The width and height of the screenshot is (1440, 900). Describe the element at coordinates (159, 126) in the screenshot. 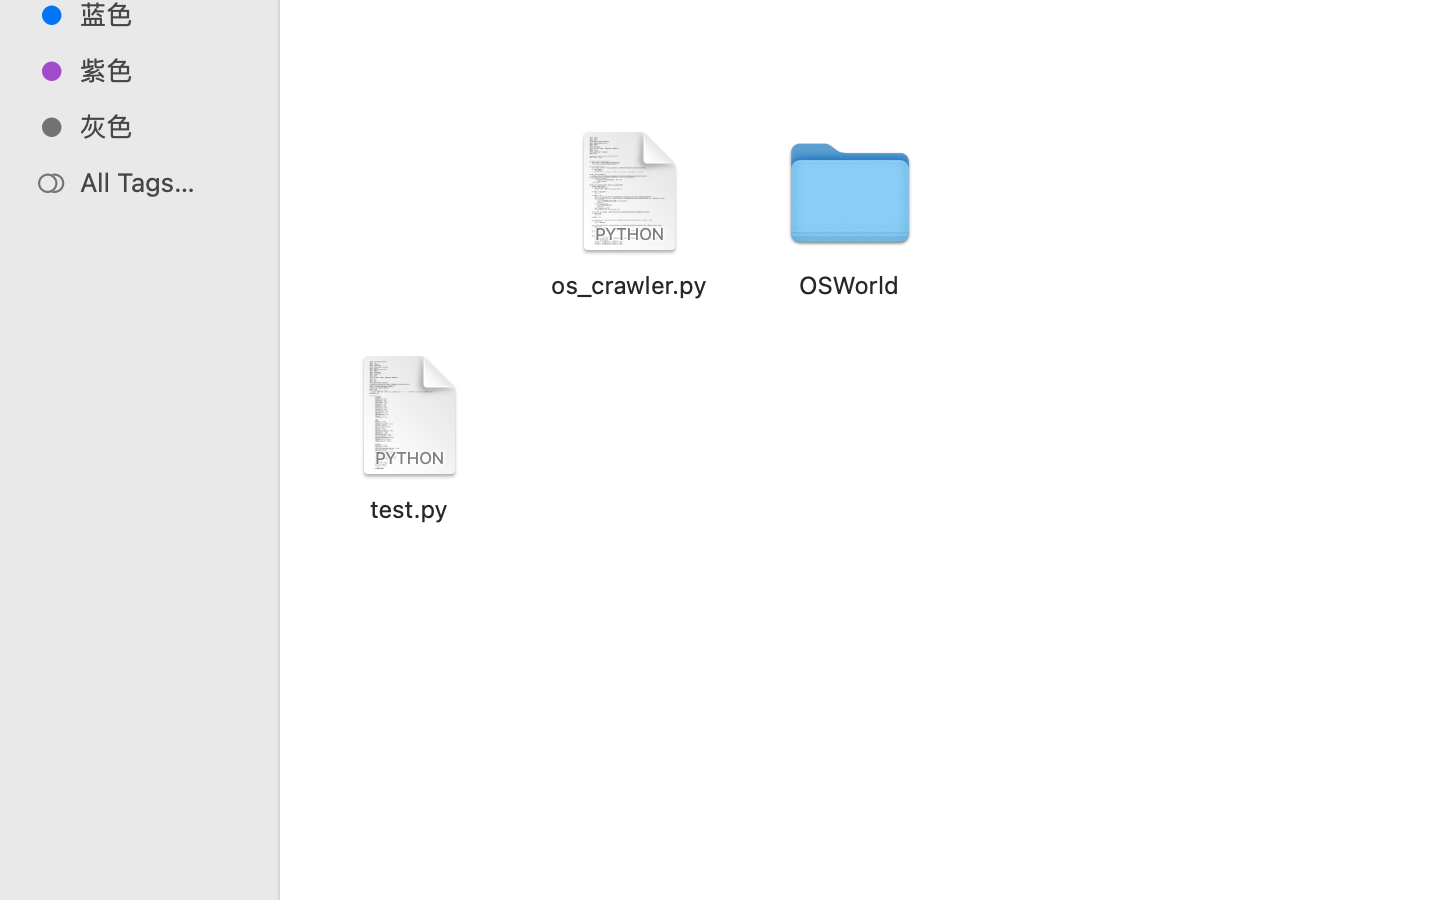

I see `'灰色'` at that location.